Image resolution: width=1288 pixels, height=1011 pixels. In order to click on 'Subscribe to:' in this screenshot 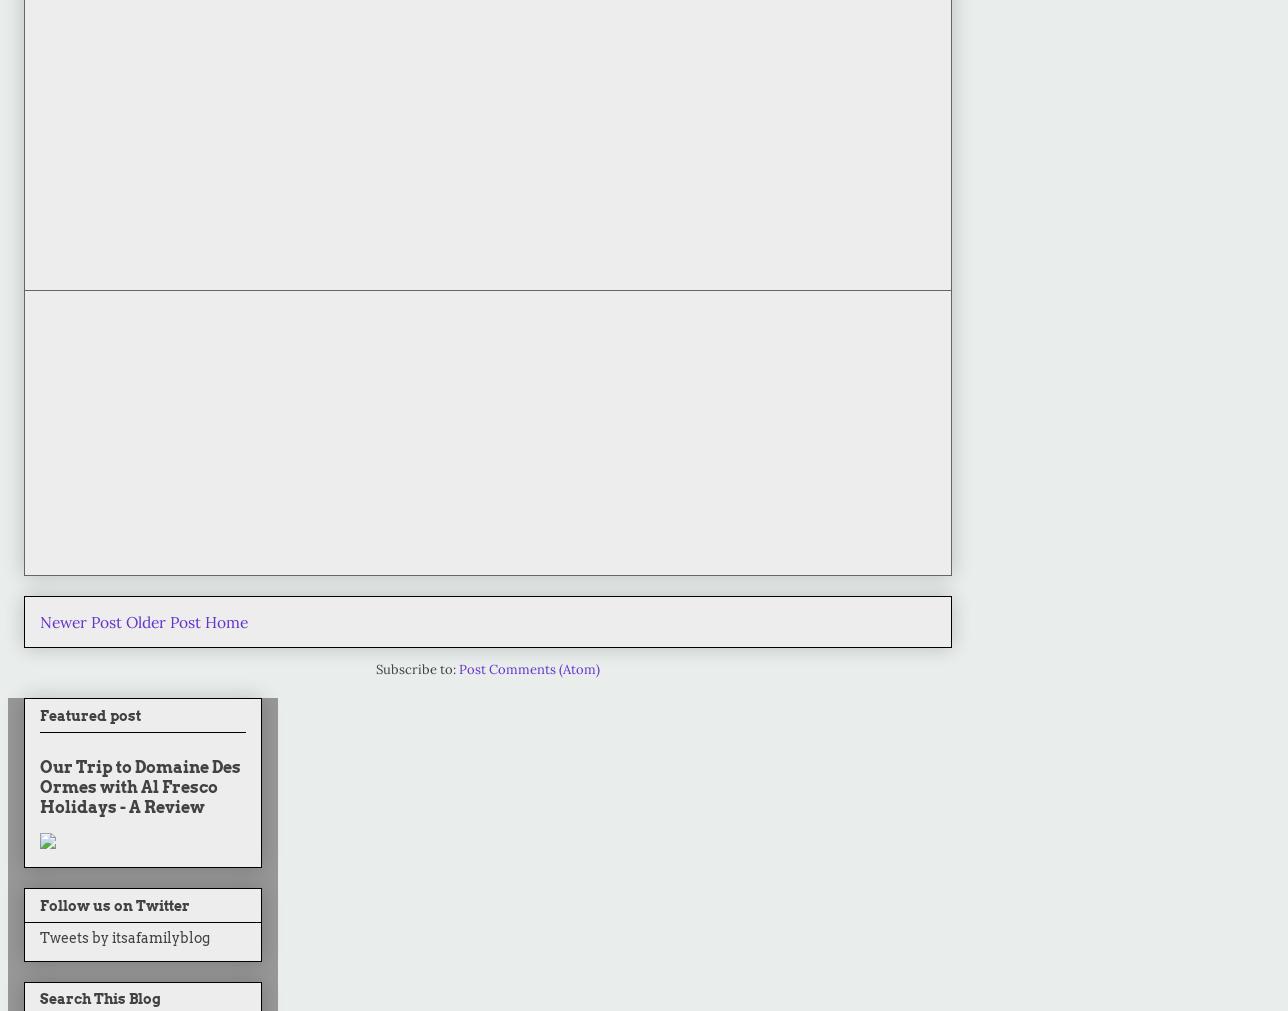, I will do `click(375, 669)`.